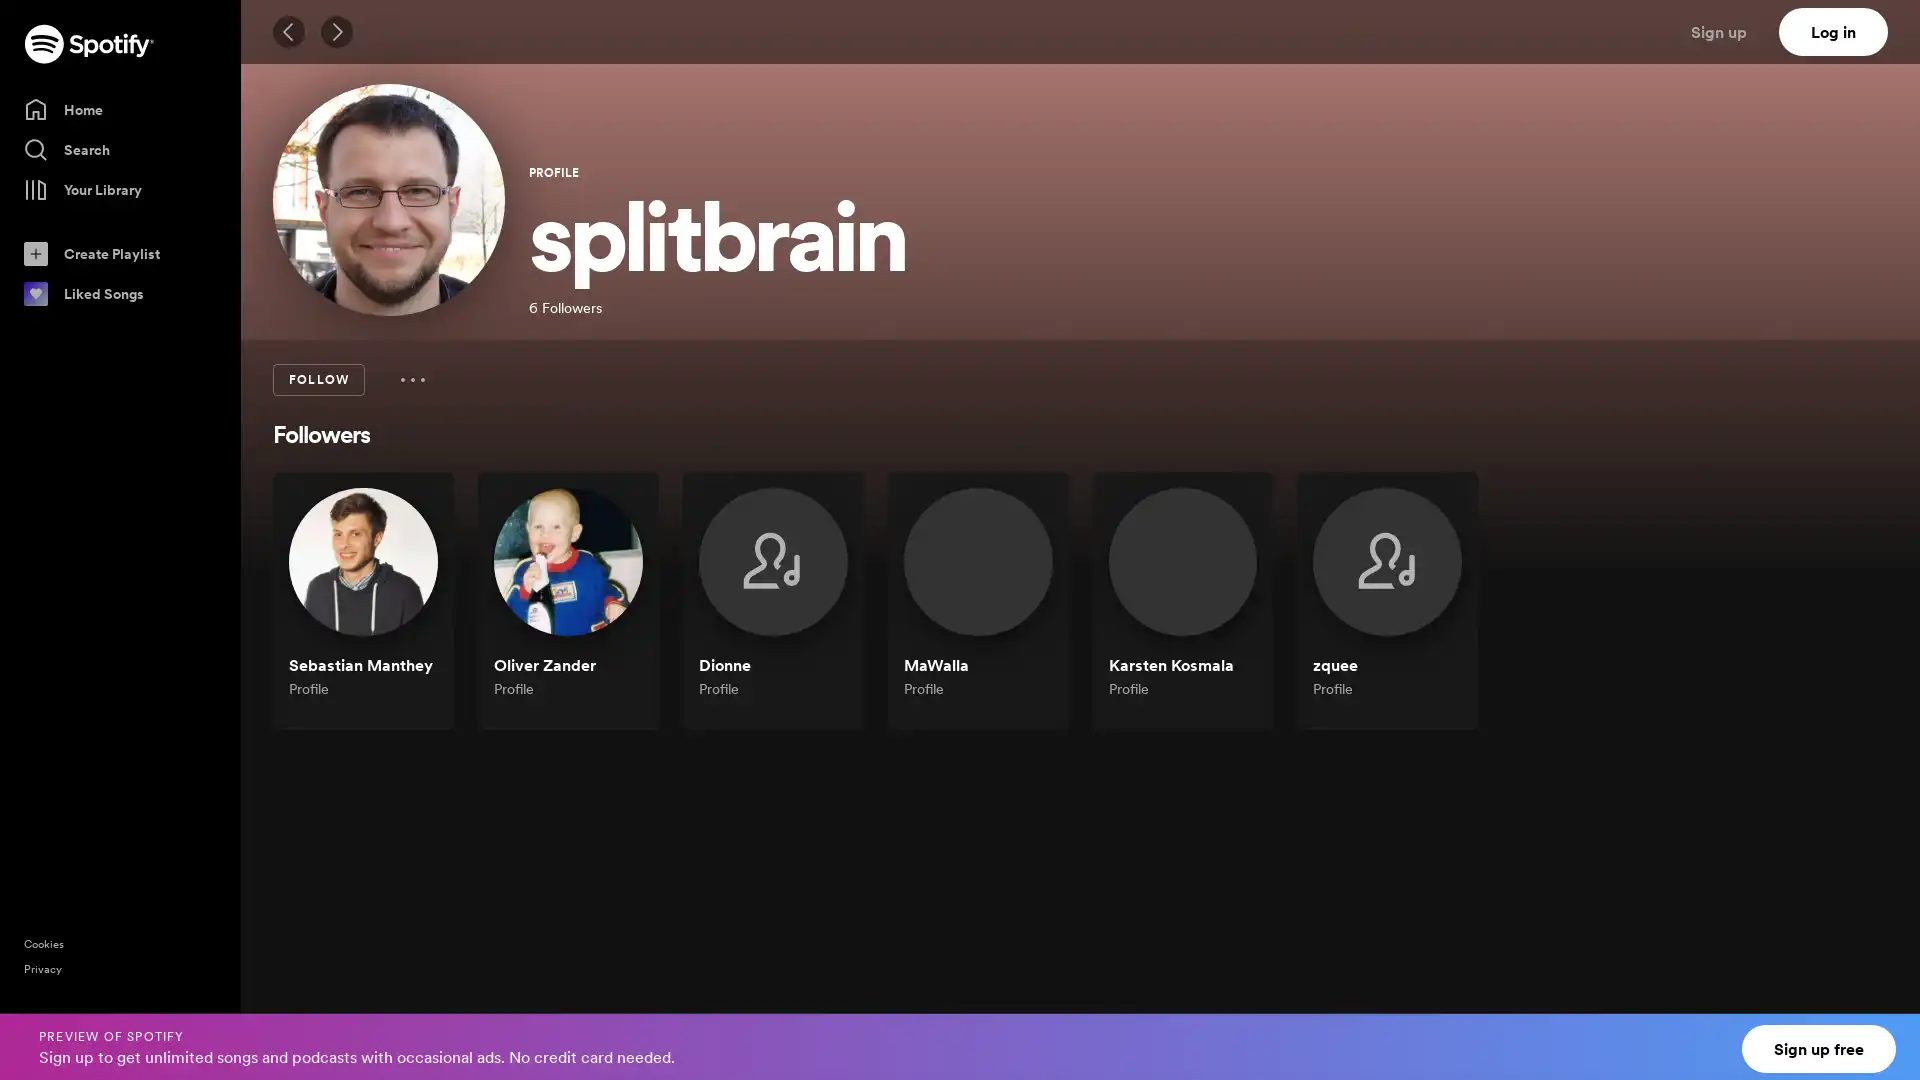  Describe the element at coordinates (1730, 31) in the screenshot. I see `Sign up` at that location.